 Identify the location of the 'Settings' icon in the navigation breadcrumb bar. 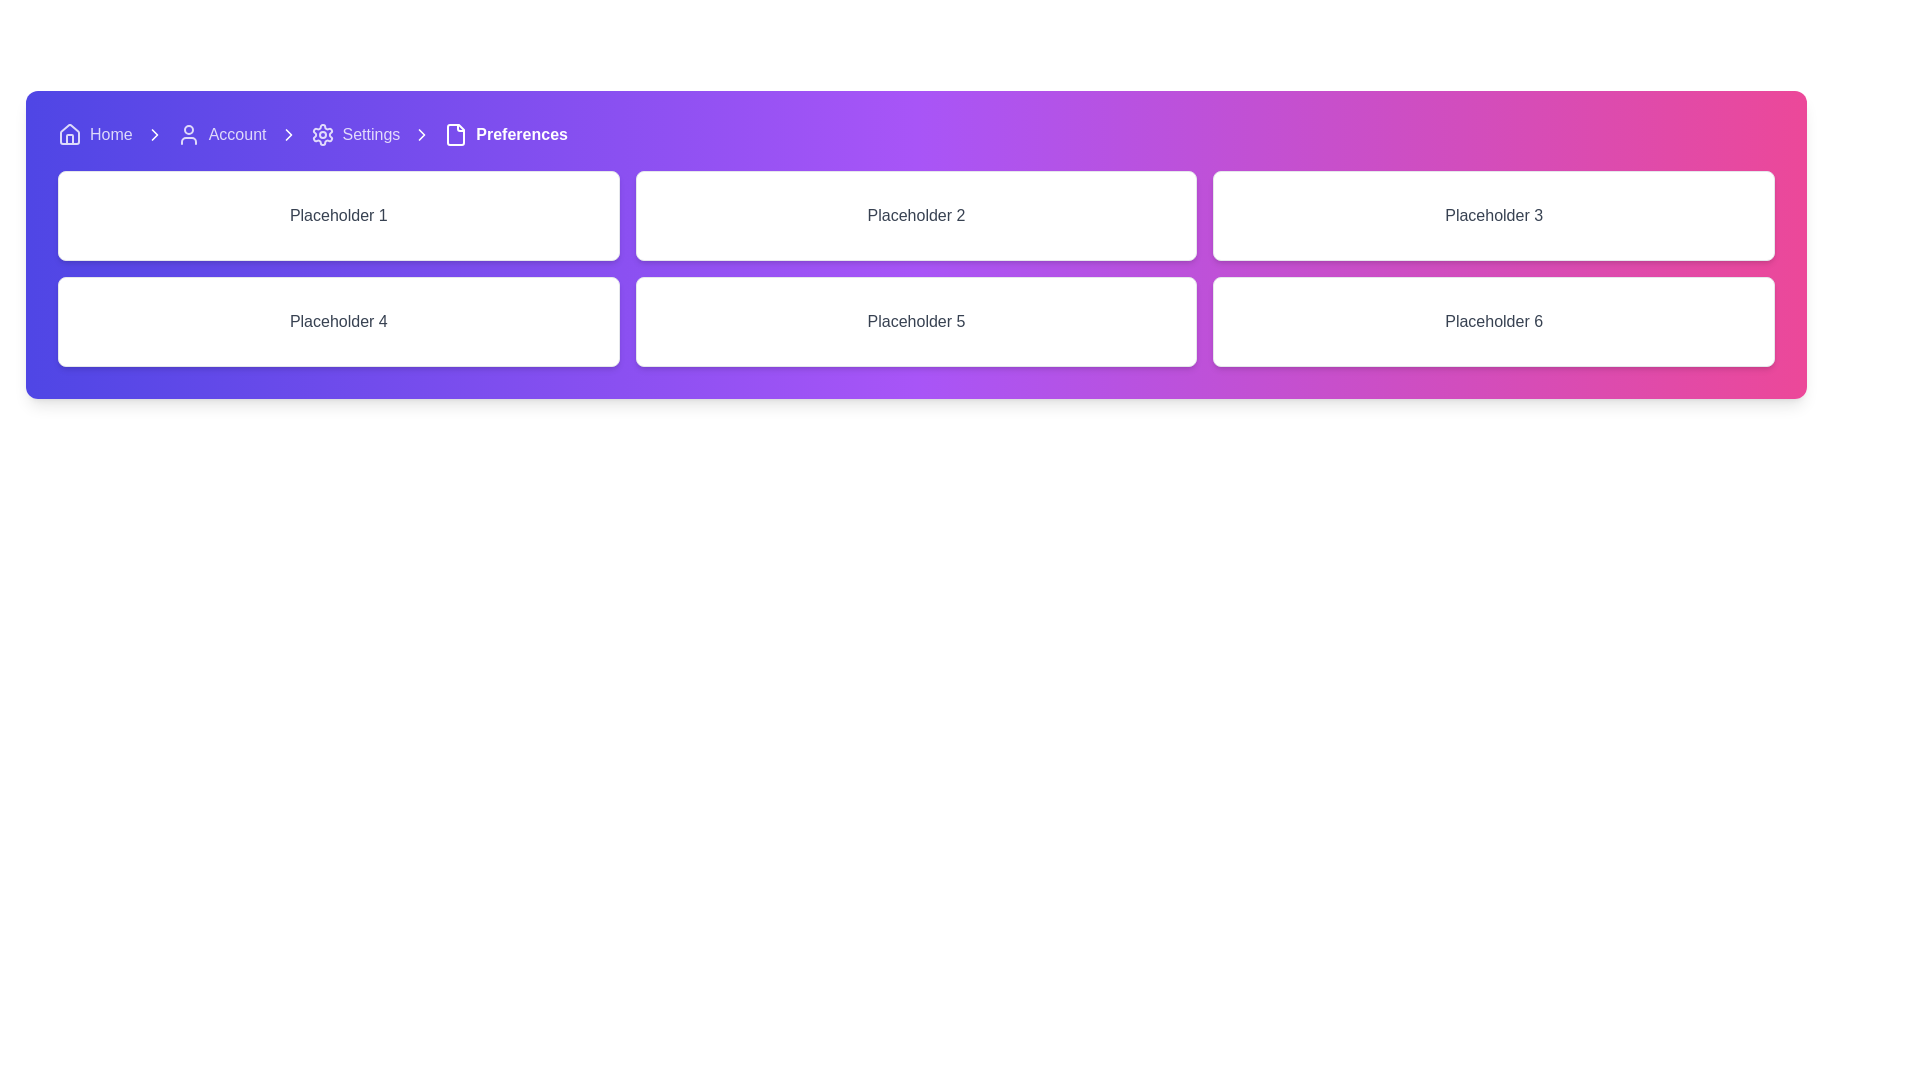
(322, 135).